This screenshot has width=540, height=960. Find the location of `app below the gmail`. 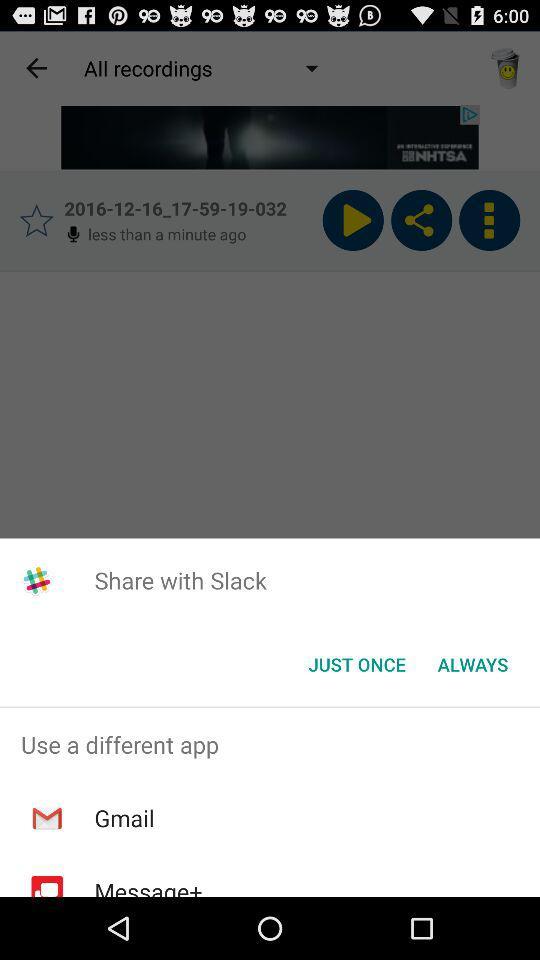

app below the gmail is located at coordinates (147, 885).